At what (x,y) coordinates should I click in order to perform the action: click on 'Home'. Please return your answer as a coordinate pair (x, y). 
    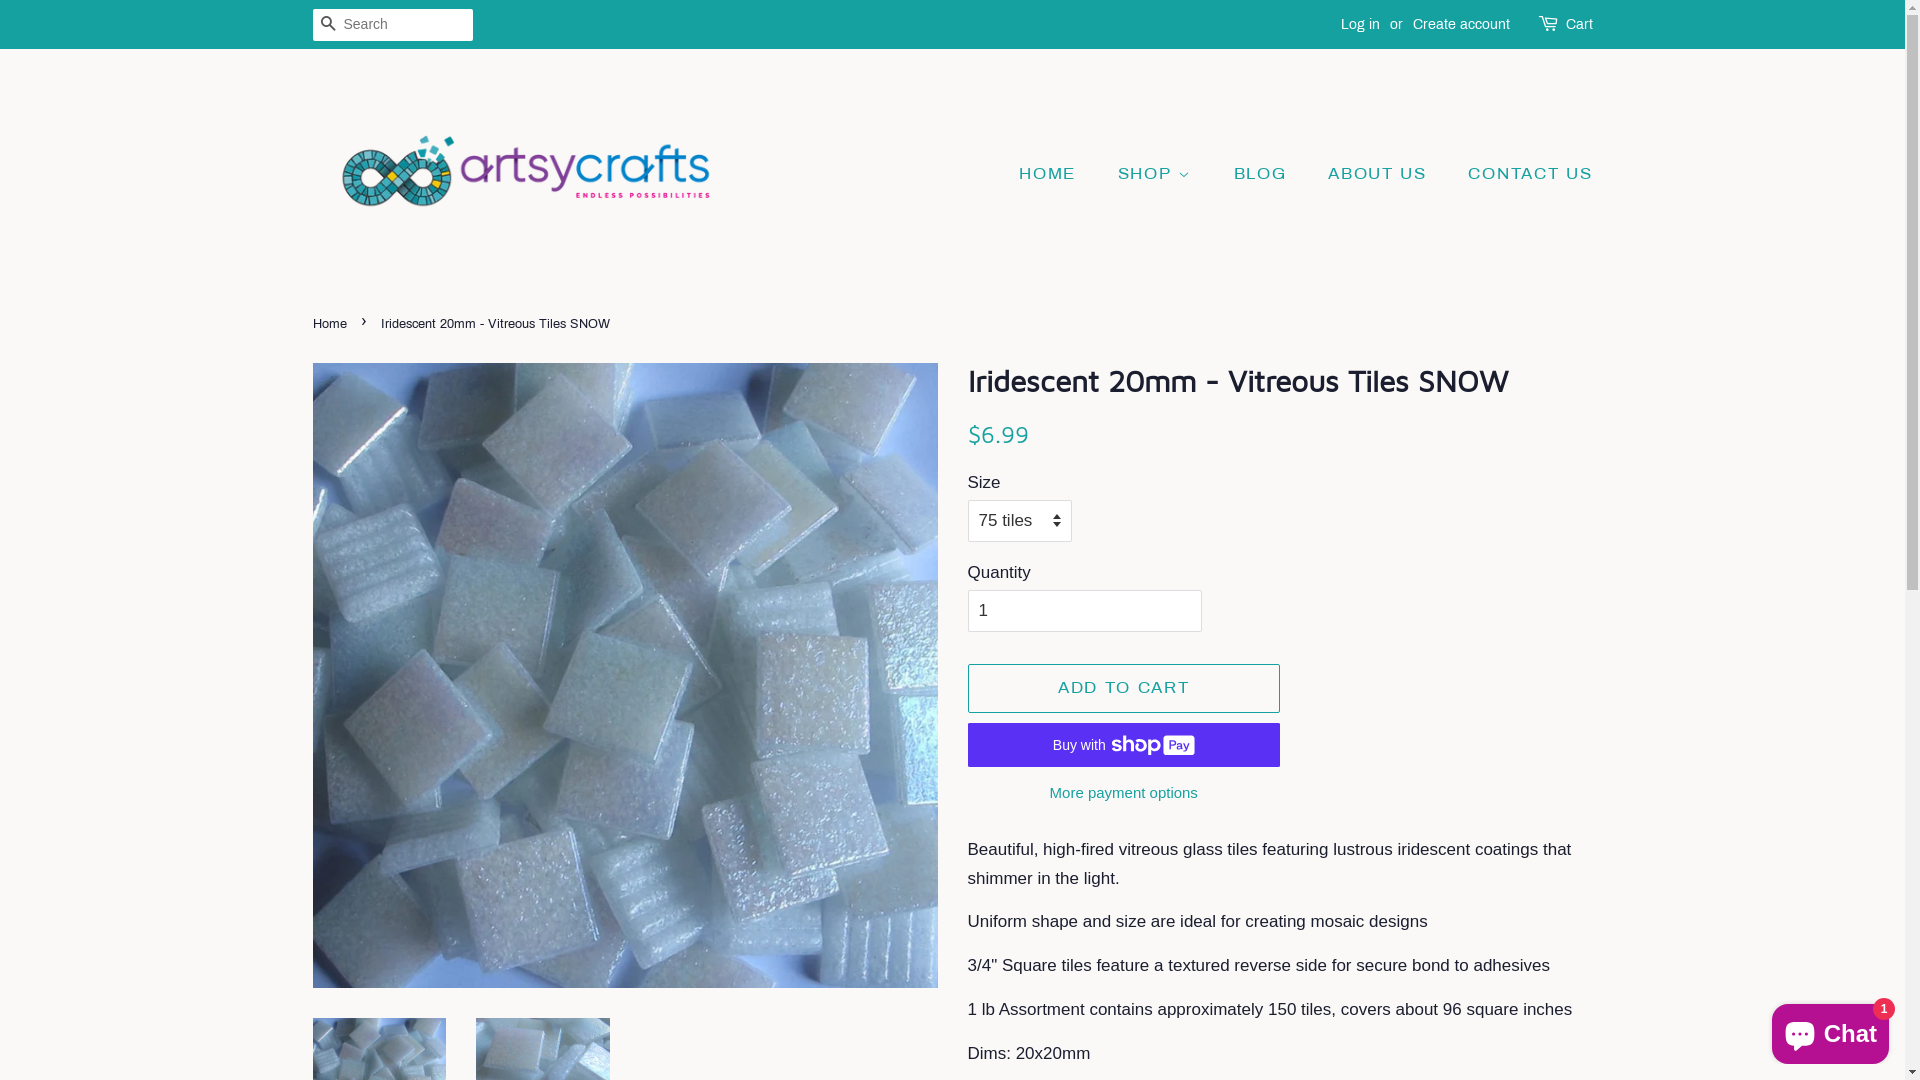
    Looking at the image, I should click on (311, 323).